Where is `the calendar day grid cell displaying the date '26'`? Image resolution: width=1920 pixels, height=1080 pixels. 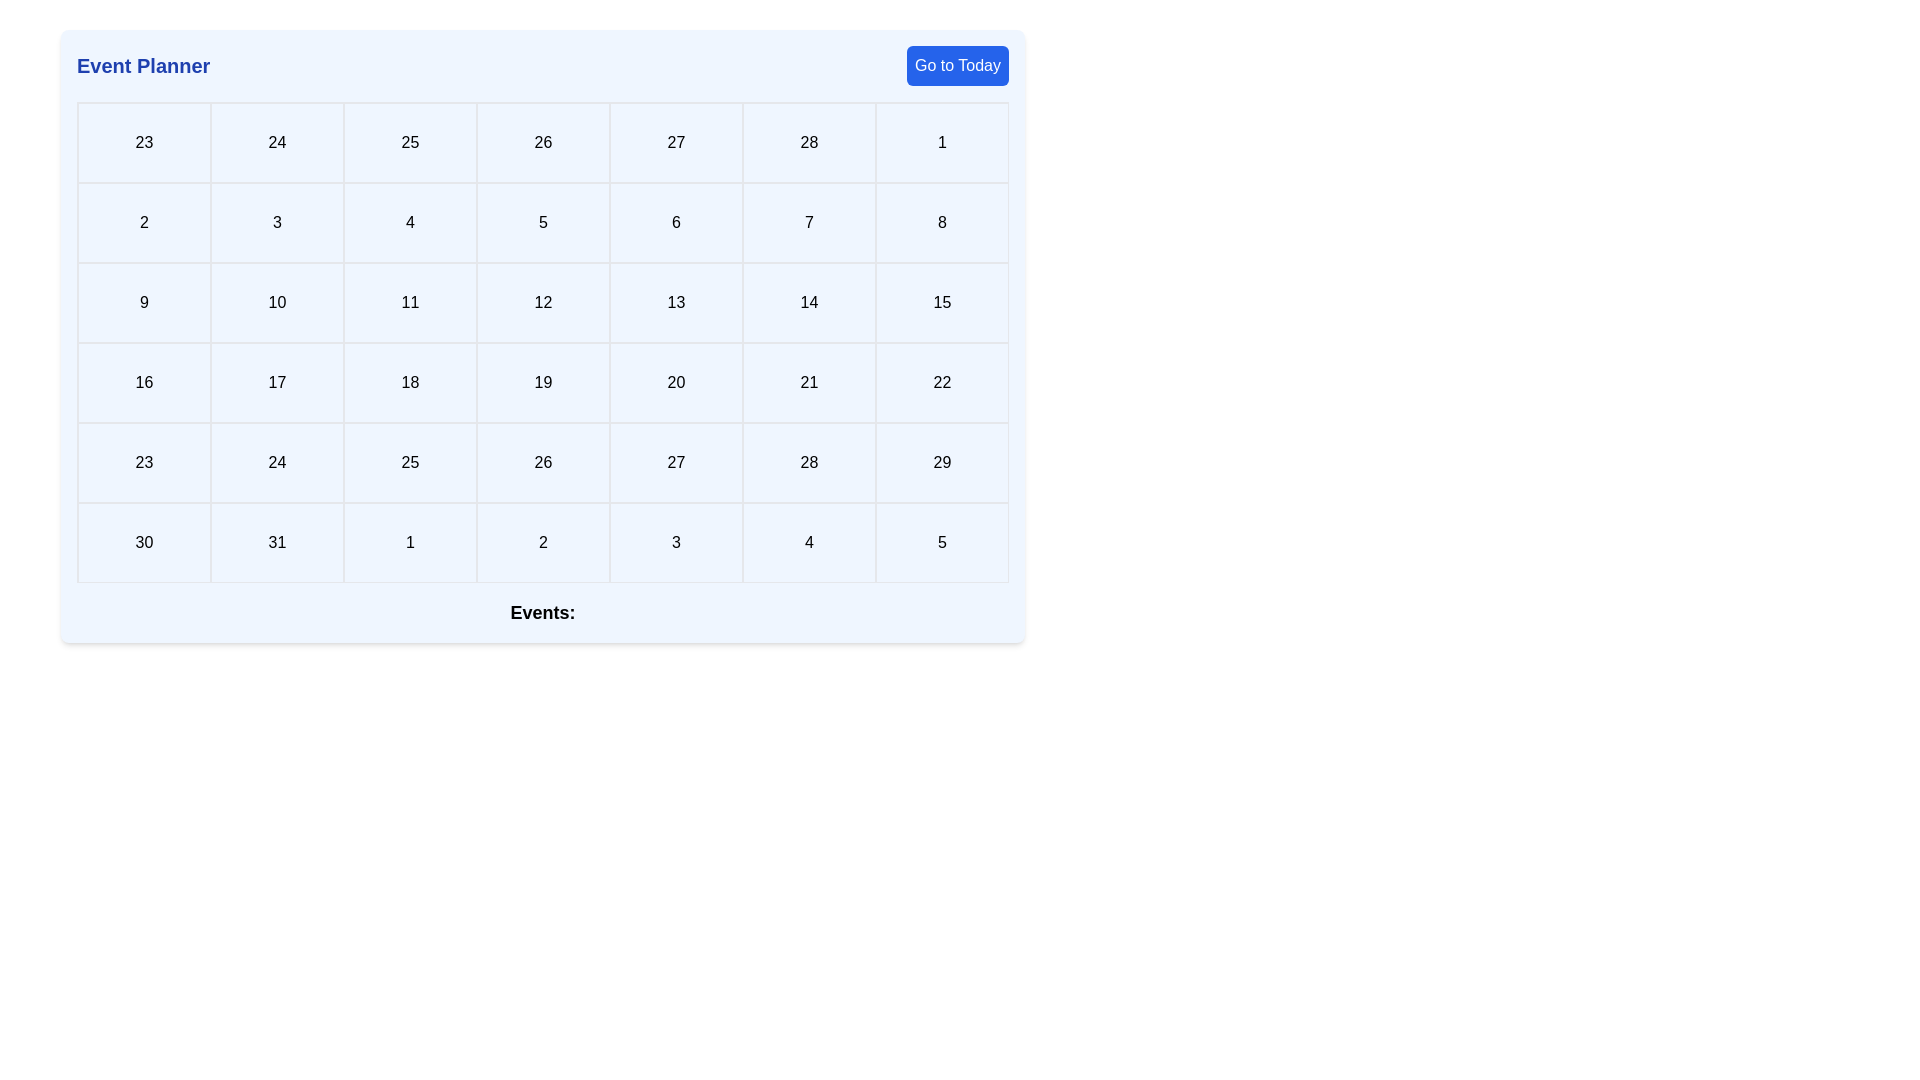
the calendar day grid cell displaying the date '26' is located at coordinates (543, 141).